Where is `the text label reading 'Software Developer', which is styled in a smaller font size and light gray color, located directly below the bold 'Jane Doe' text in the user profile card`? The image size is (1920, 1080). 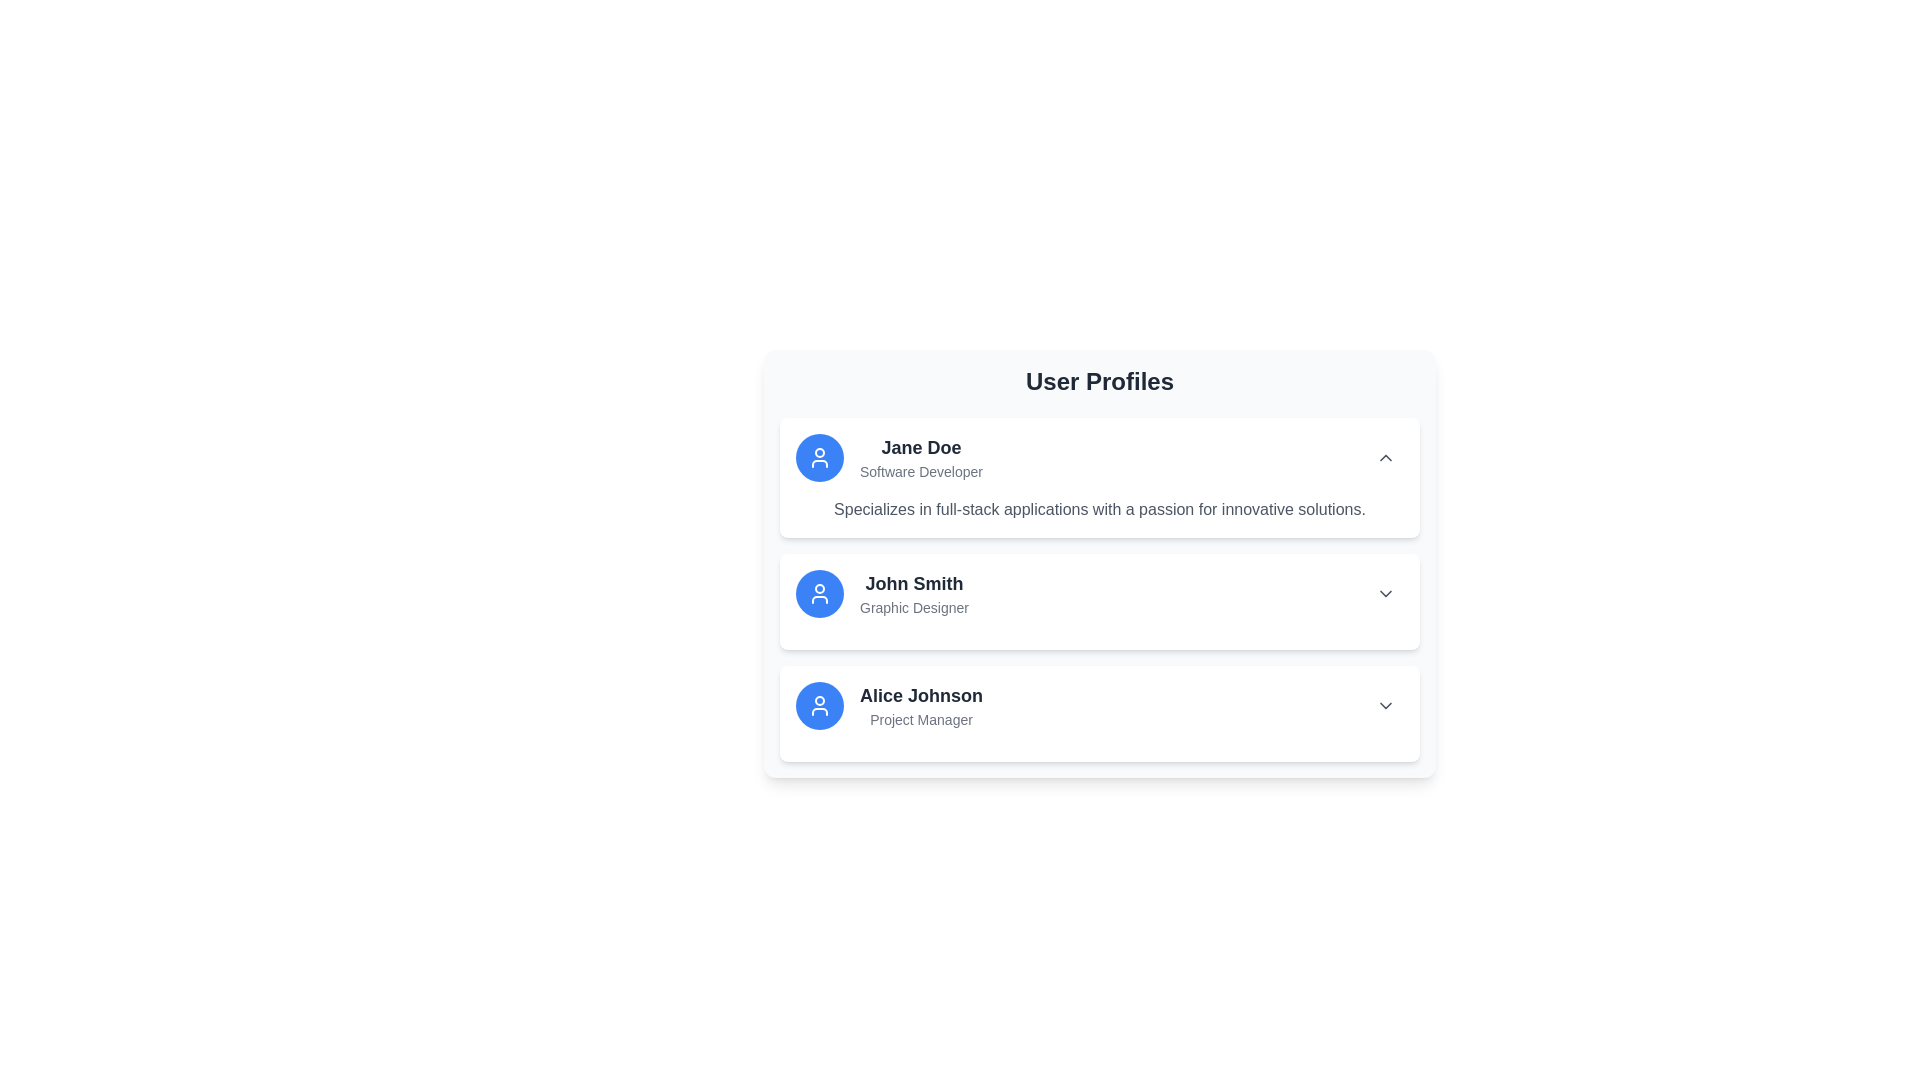
the text label reading 'Software Developer', which is styled in a smaller font size and light gray color, located directly below the bold 'Jane Doe' text in the user profile card is located at coordinates (920, 471).